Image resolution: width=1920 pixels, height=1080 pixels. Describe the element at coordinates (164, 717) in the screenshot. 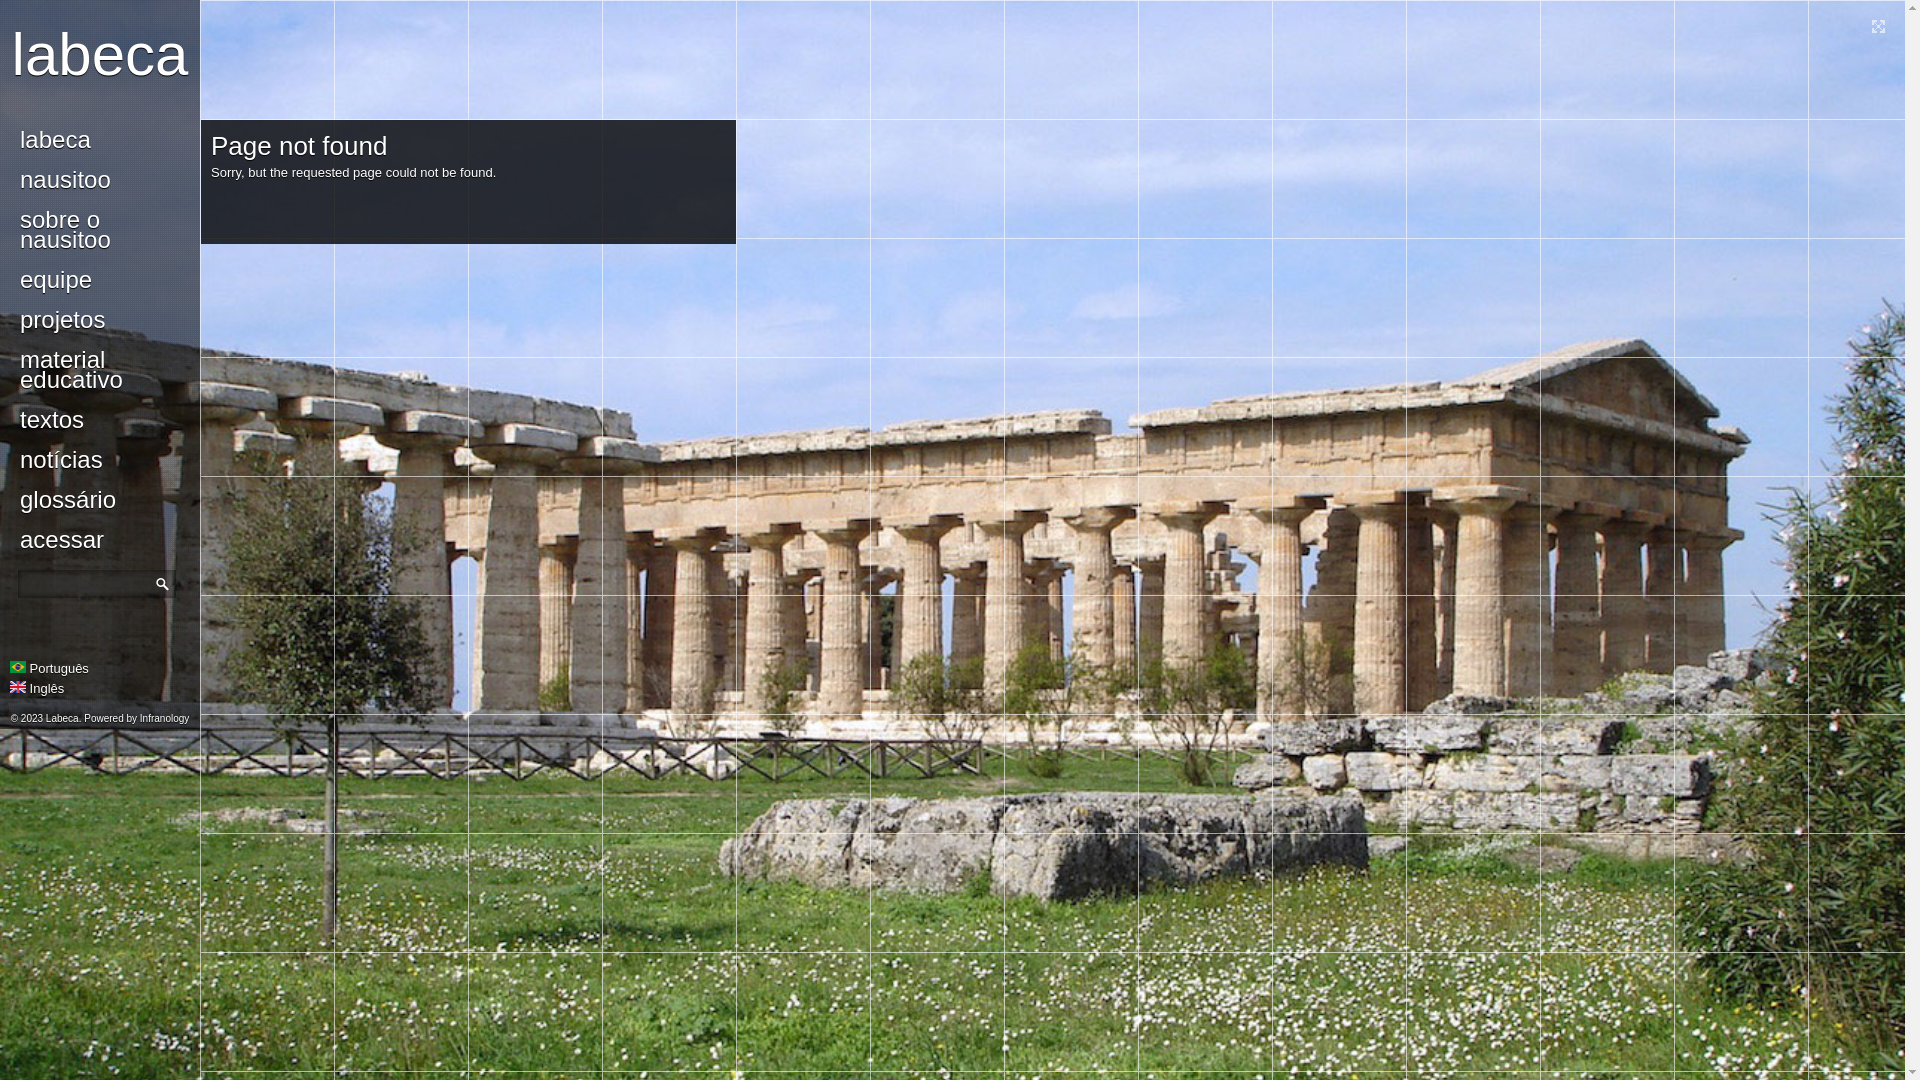

I see `'Infranology'` at that location.